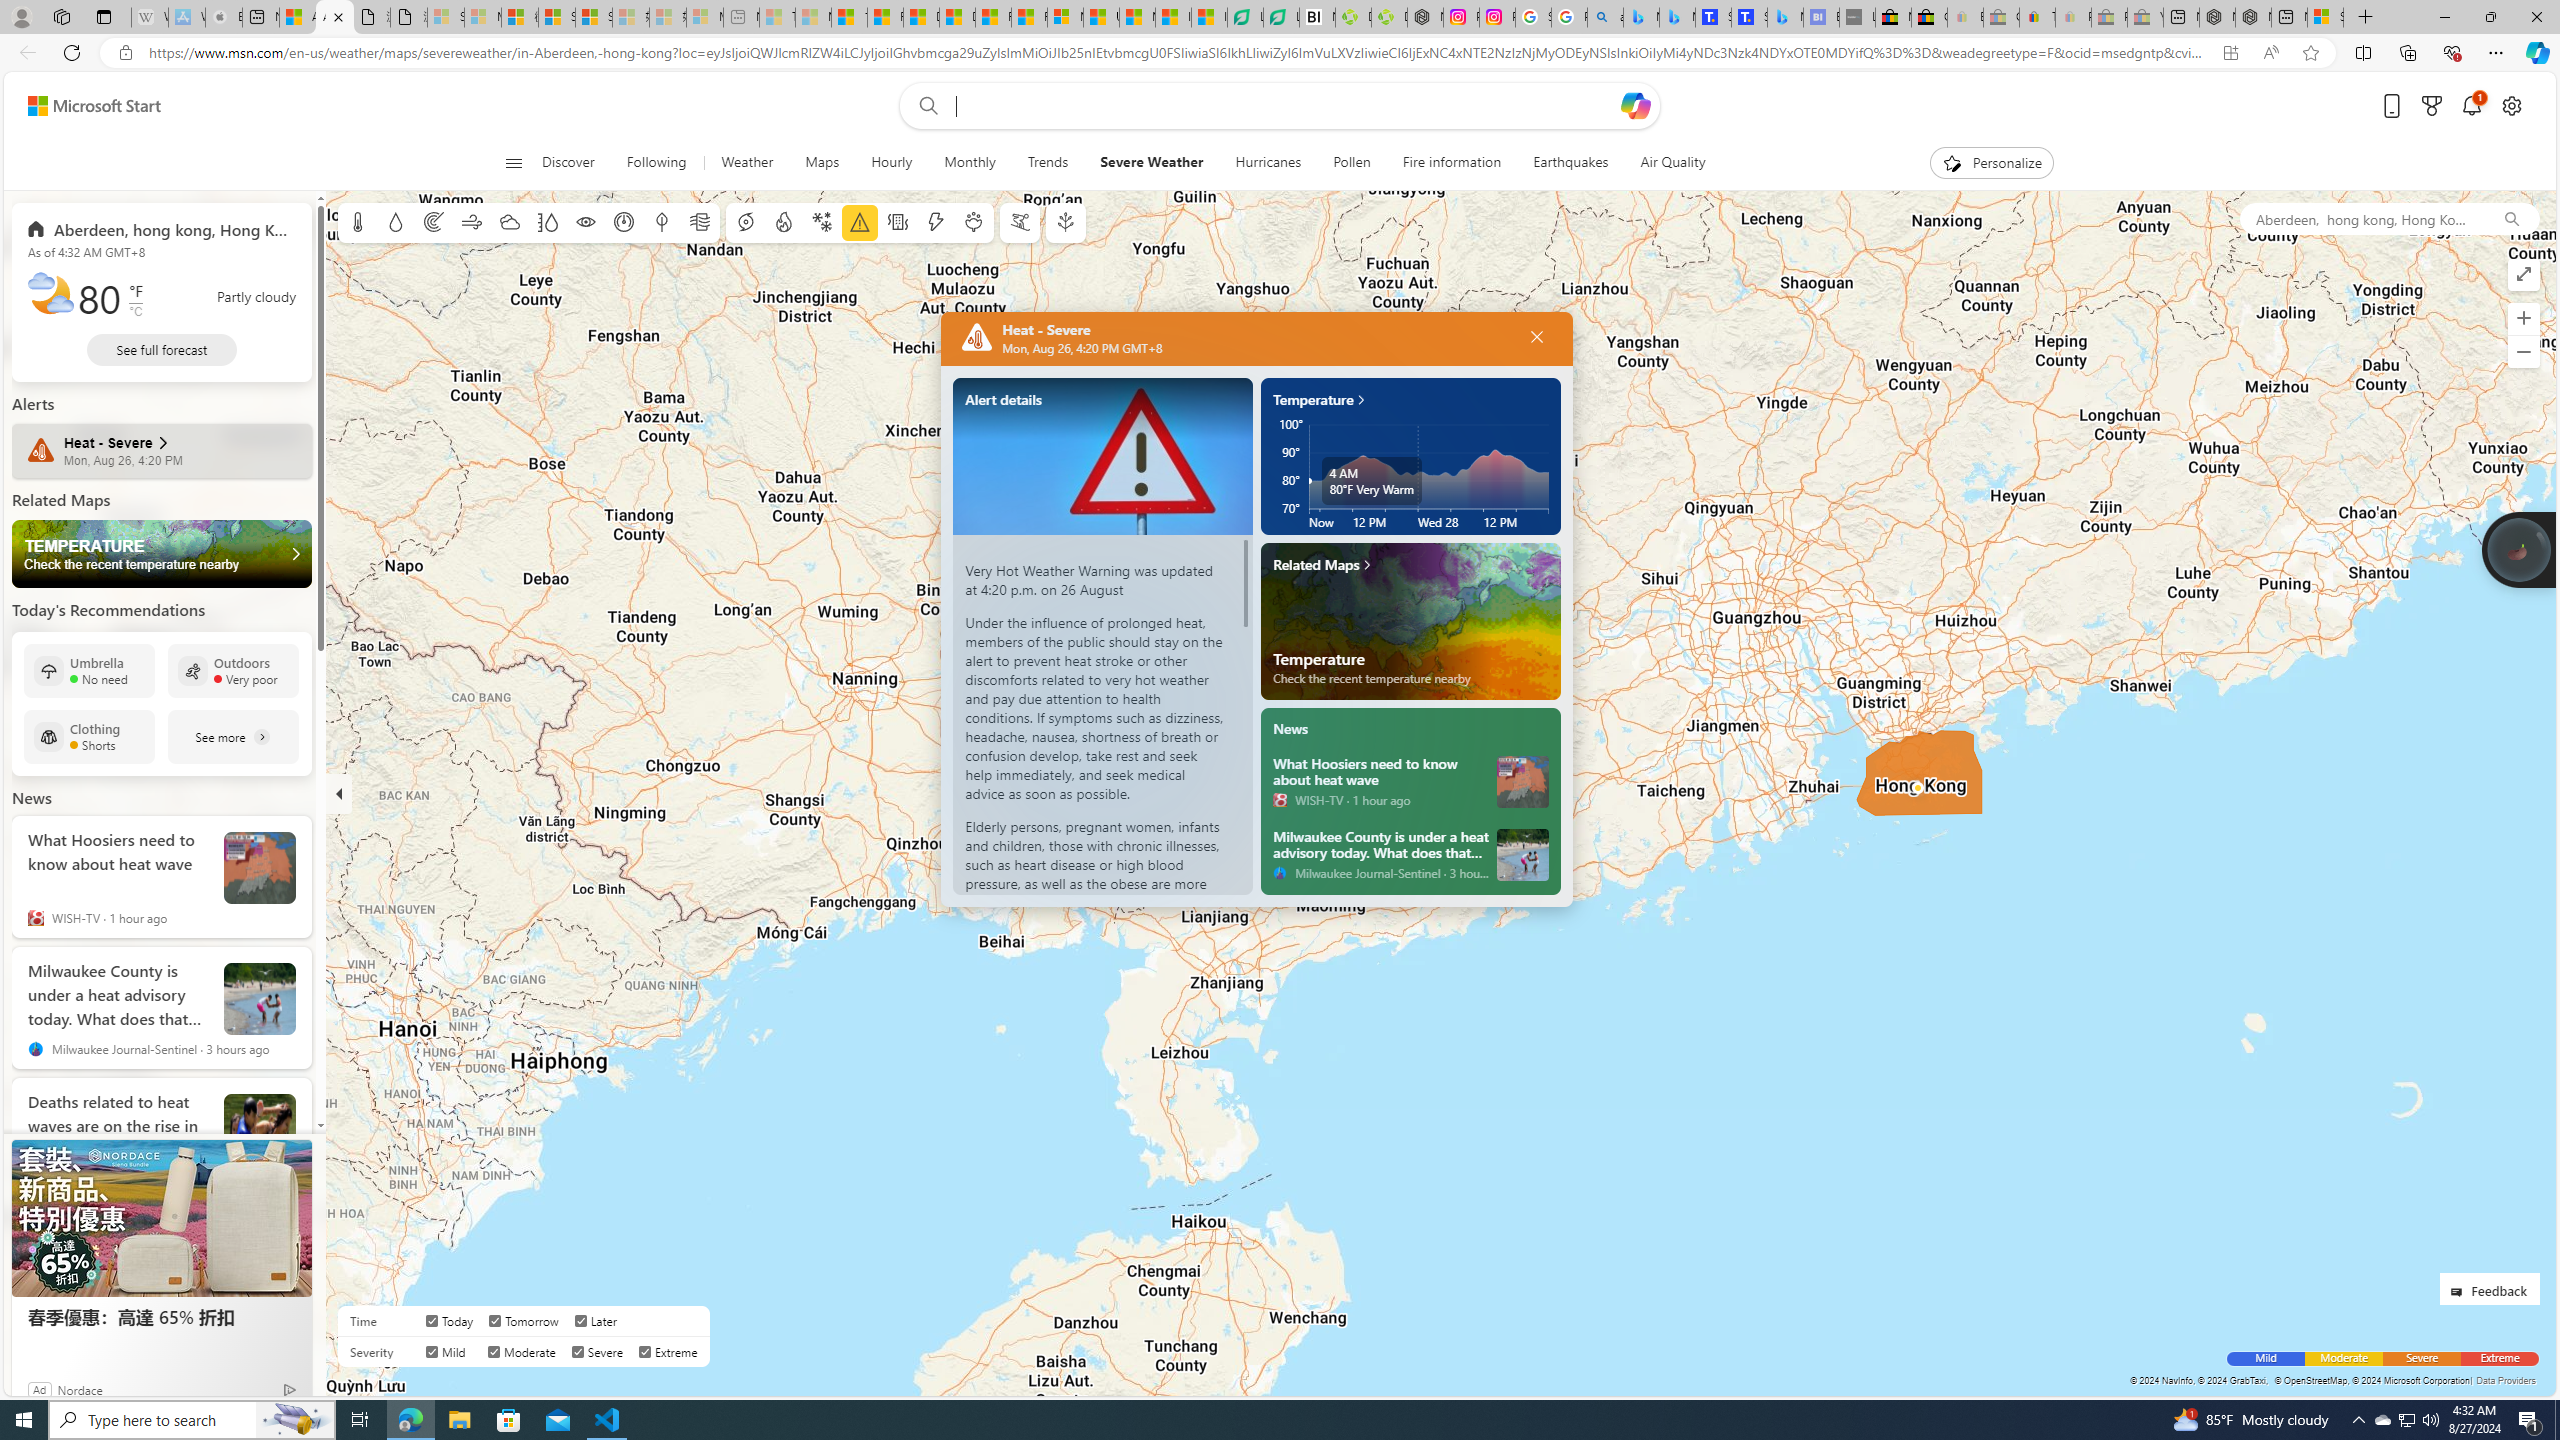 The width and height of the screenshot is (2560, 1440). Describe the element at coordinates (746, 162) in the screenshot. I see `'Weather'` at that location.